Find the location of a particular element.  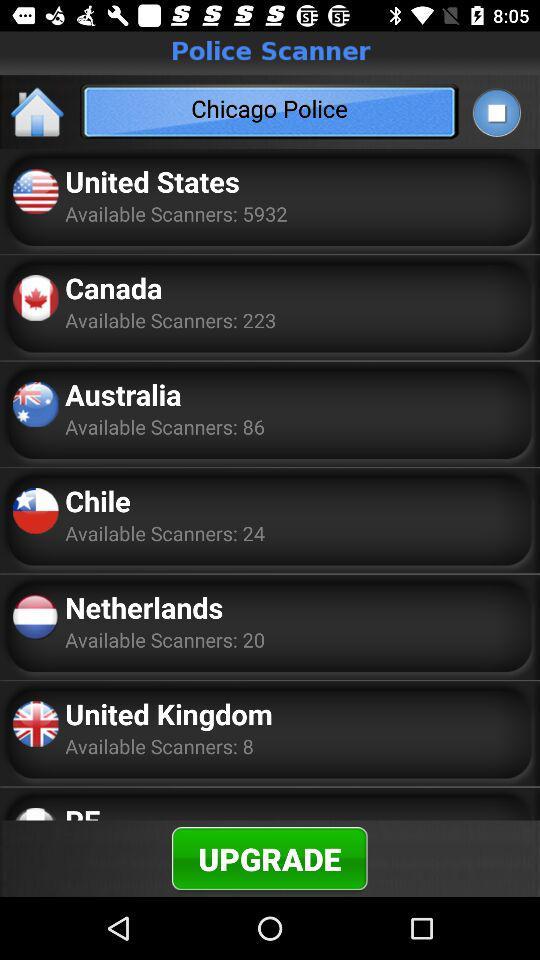

item next to the pe item is located at coordinates (269, 857).